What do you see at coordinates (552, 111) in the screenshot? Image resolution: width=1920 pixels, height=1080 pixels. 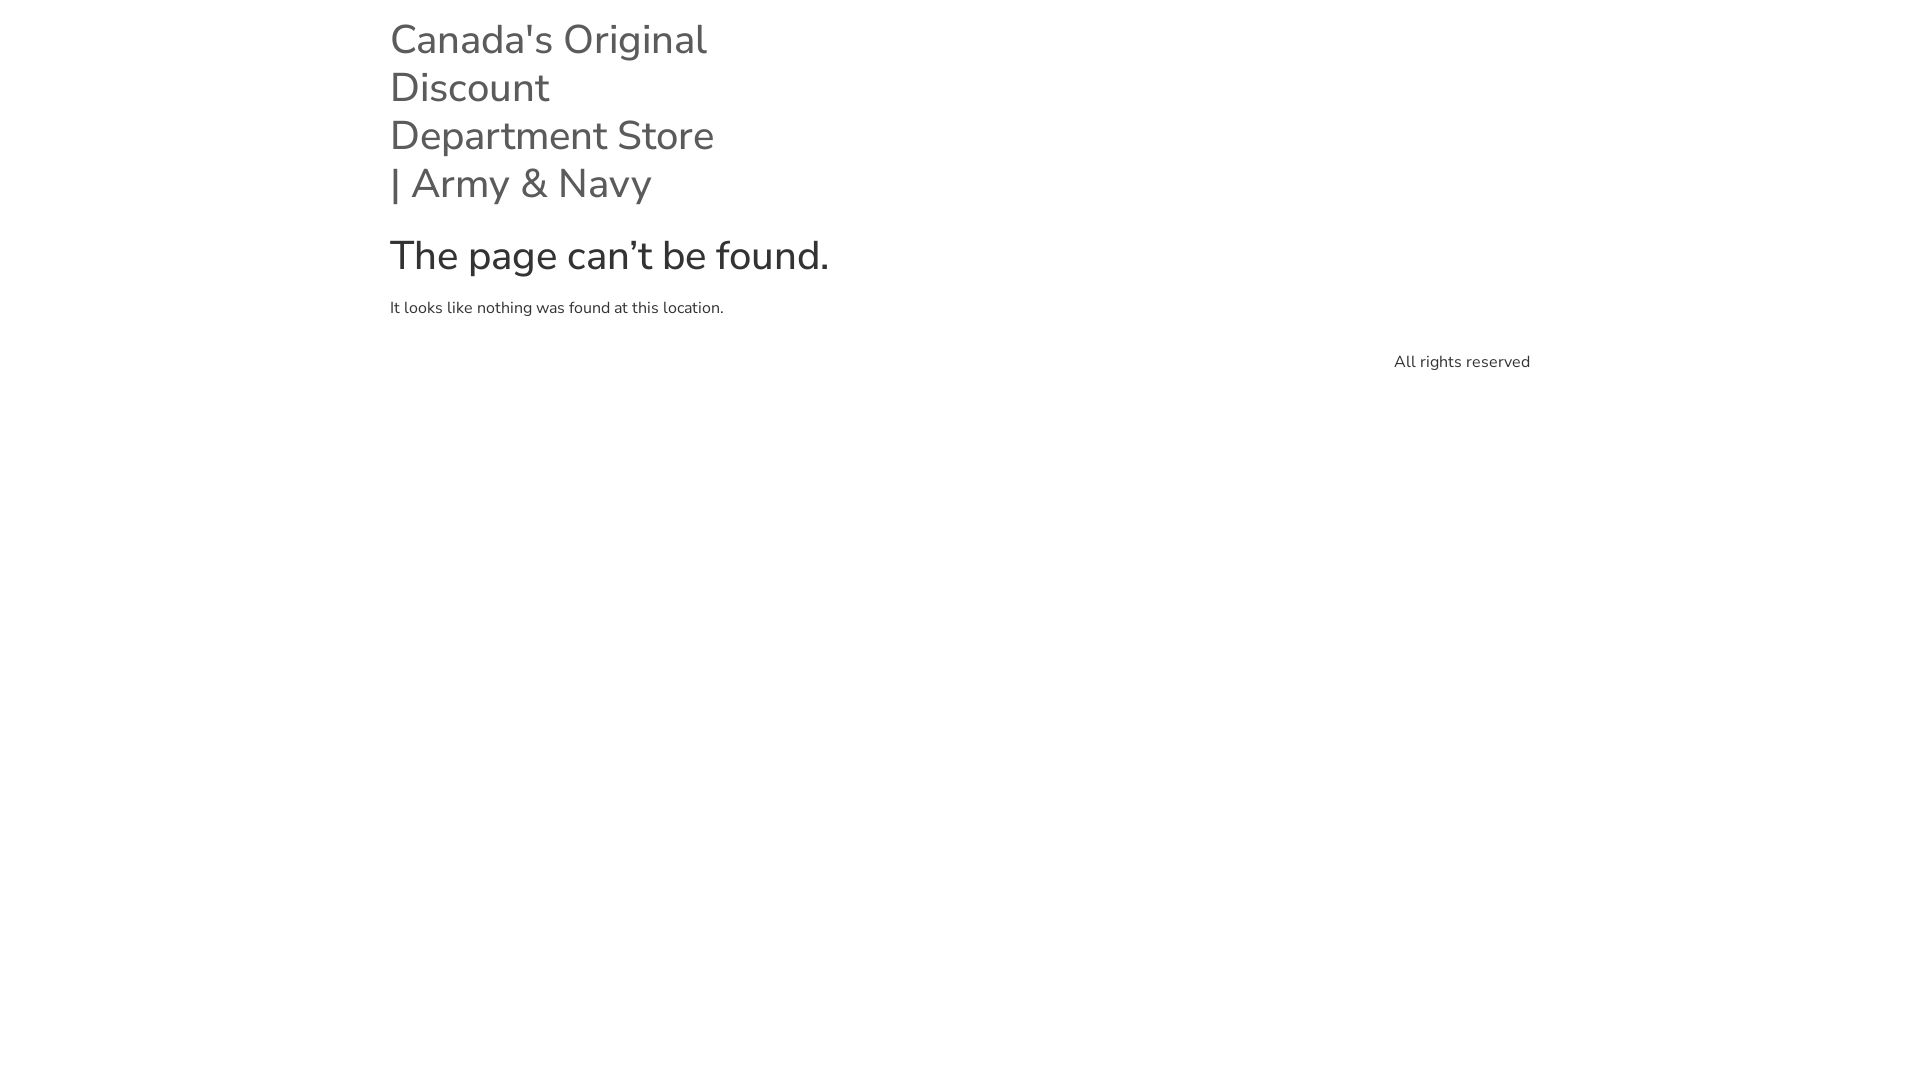 I see `'Canada's Original Discount Department Store | Army & Navy'` at bounding box center [552, 111].